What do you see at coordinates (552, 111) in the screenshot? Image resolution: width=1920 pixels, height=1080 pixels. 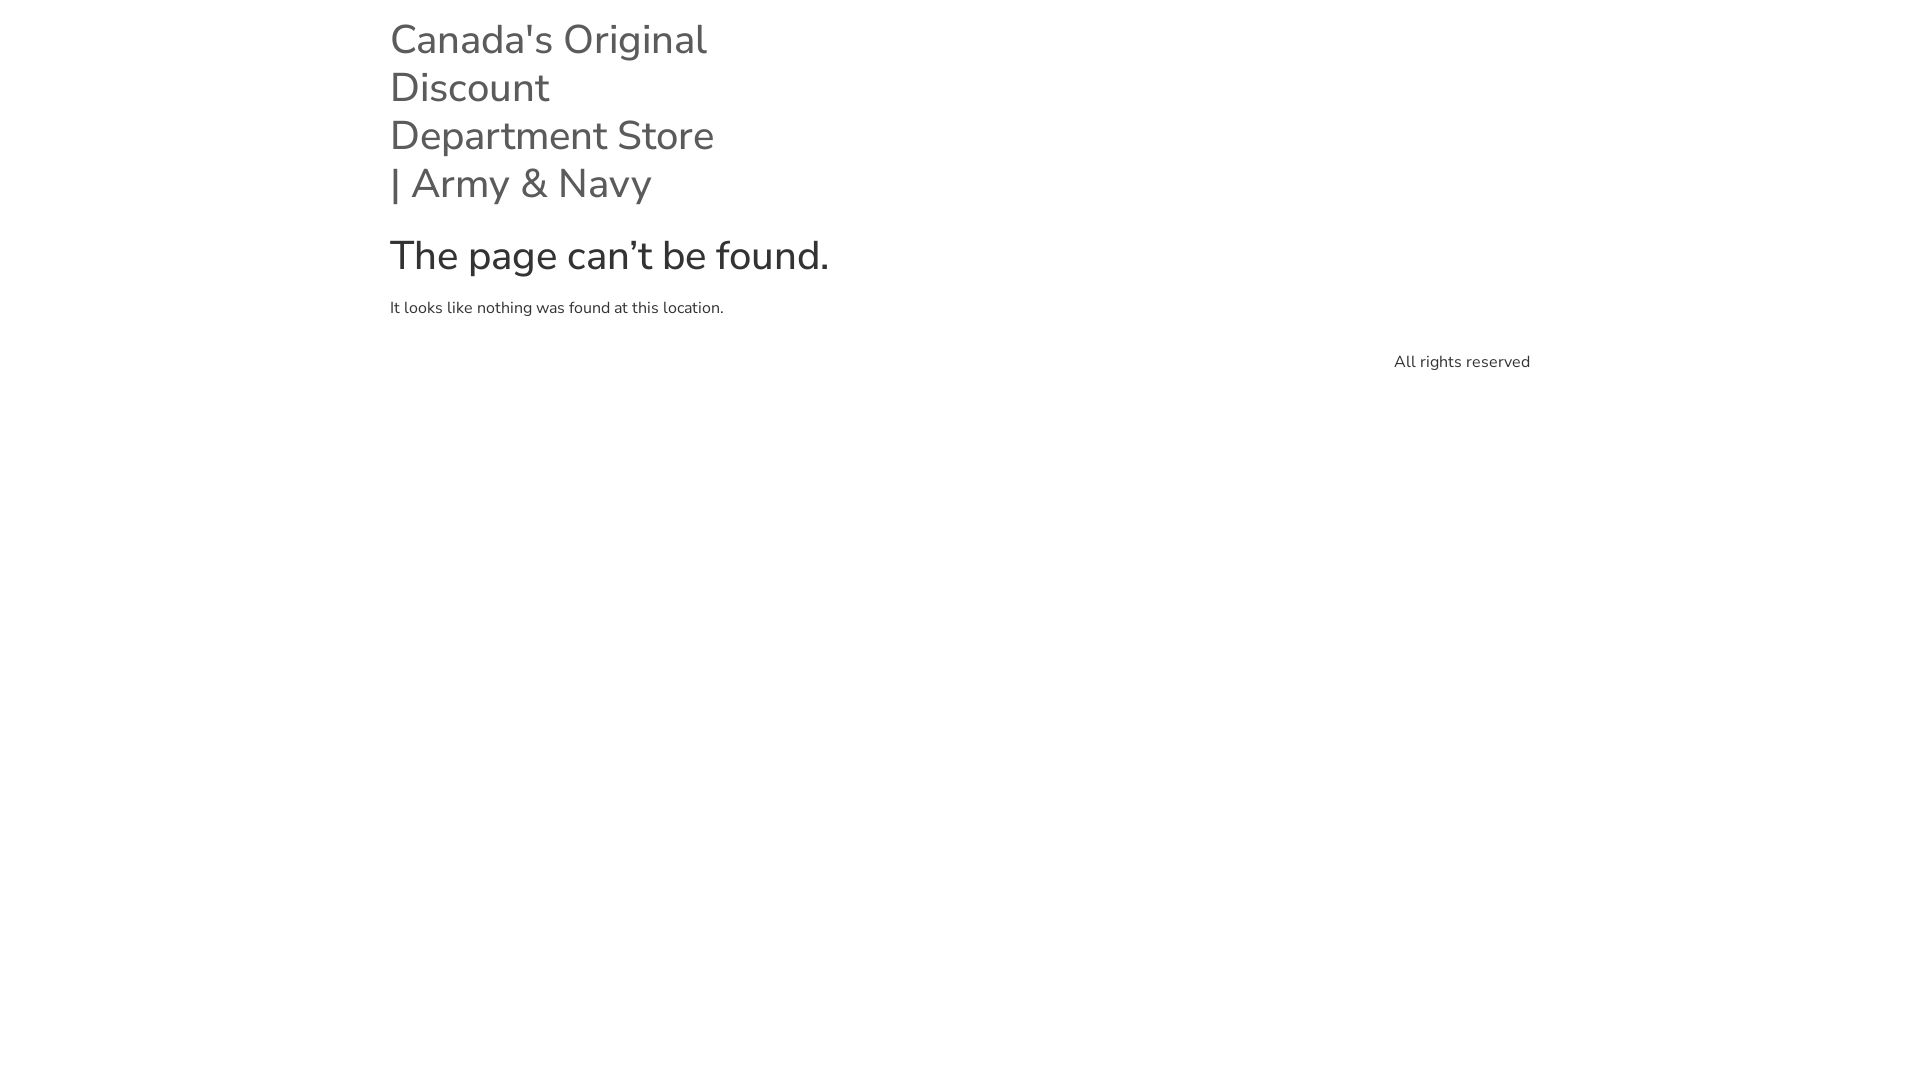 I see `'Canada's Original Discount Department Store | Army & Navy'` at bounding box center [552, 111].